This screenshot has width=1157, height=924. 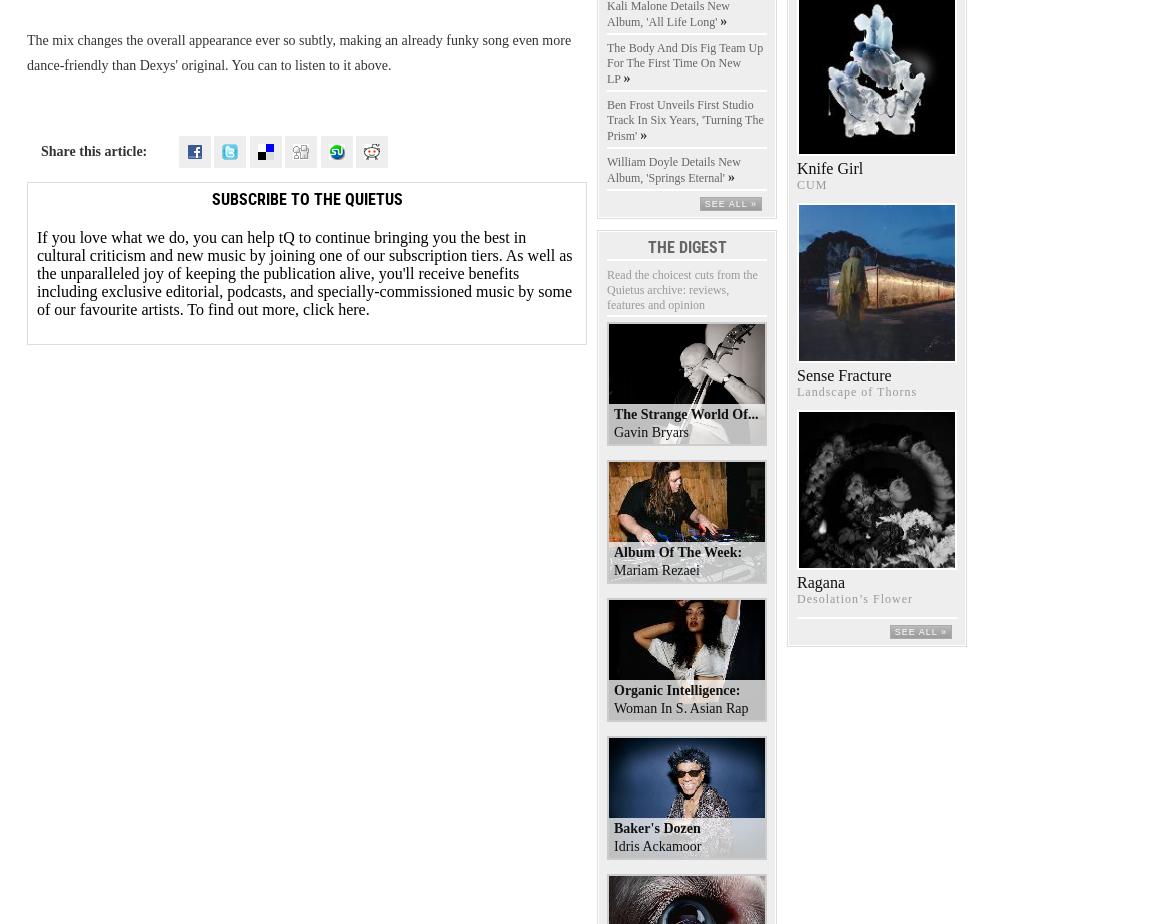 What do you see at coordinates (683, 119) in the screenshot?
I see `'Ben Frost Unveils First Studio Track In Six Years, 'Turning The Prism''` at bounding box center [683, 119].